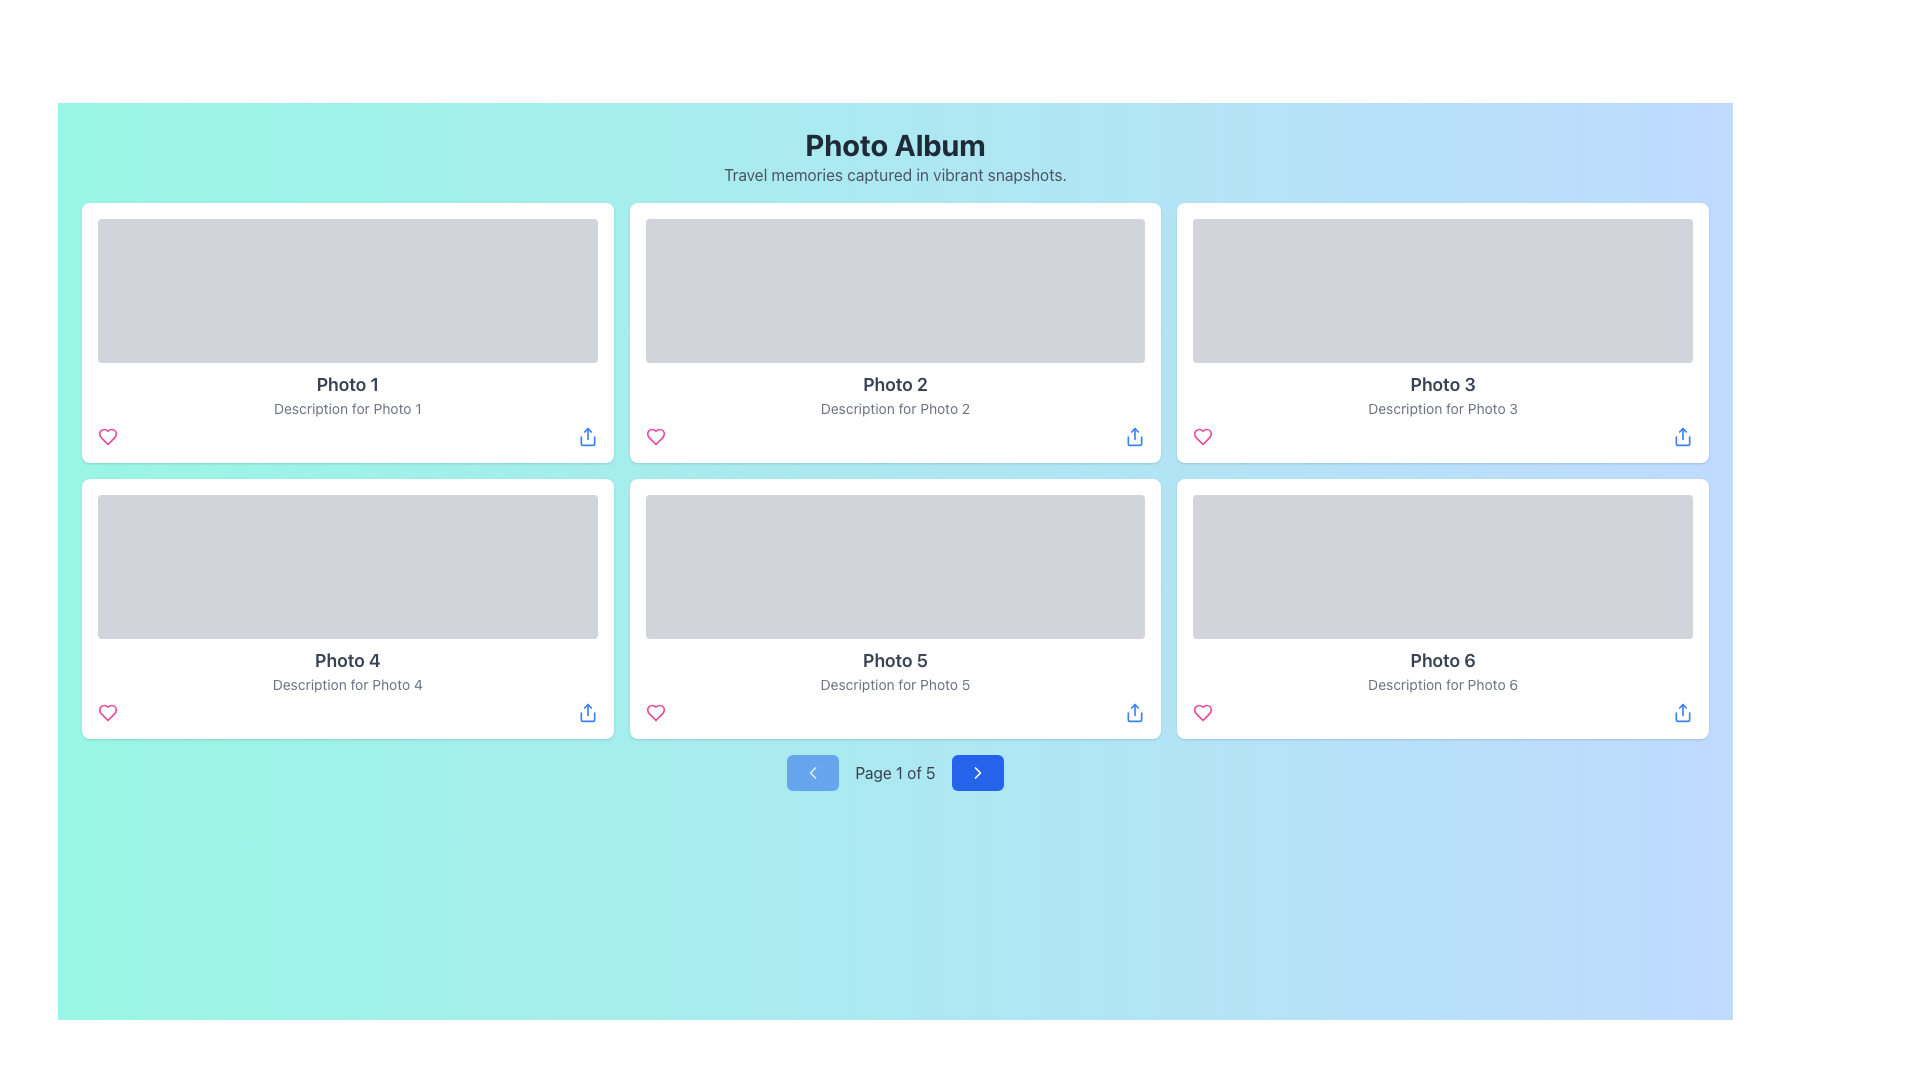 The width and height of the screenshot is (1920, 1080). What do you see at coordinates (107, 712) in the screenshot?
I see `the vibrant pink heart icon located below the image of Photo 4` at bounding box center [107, 712].